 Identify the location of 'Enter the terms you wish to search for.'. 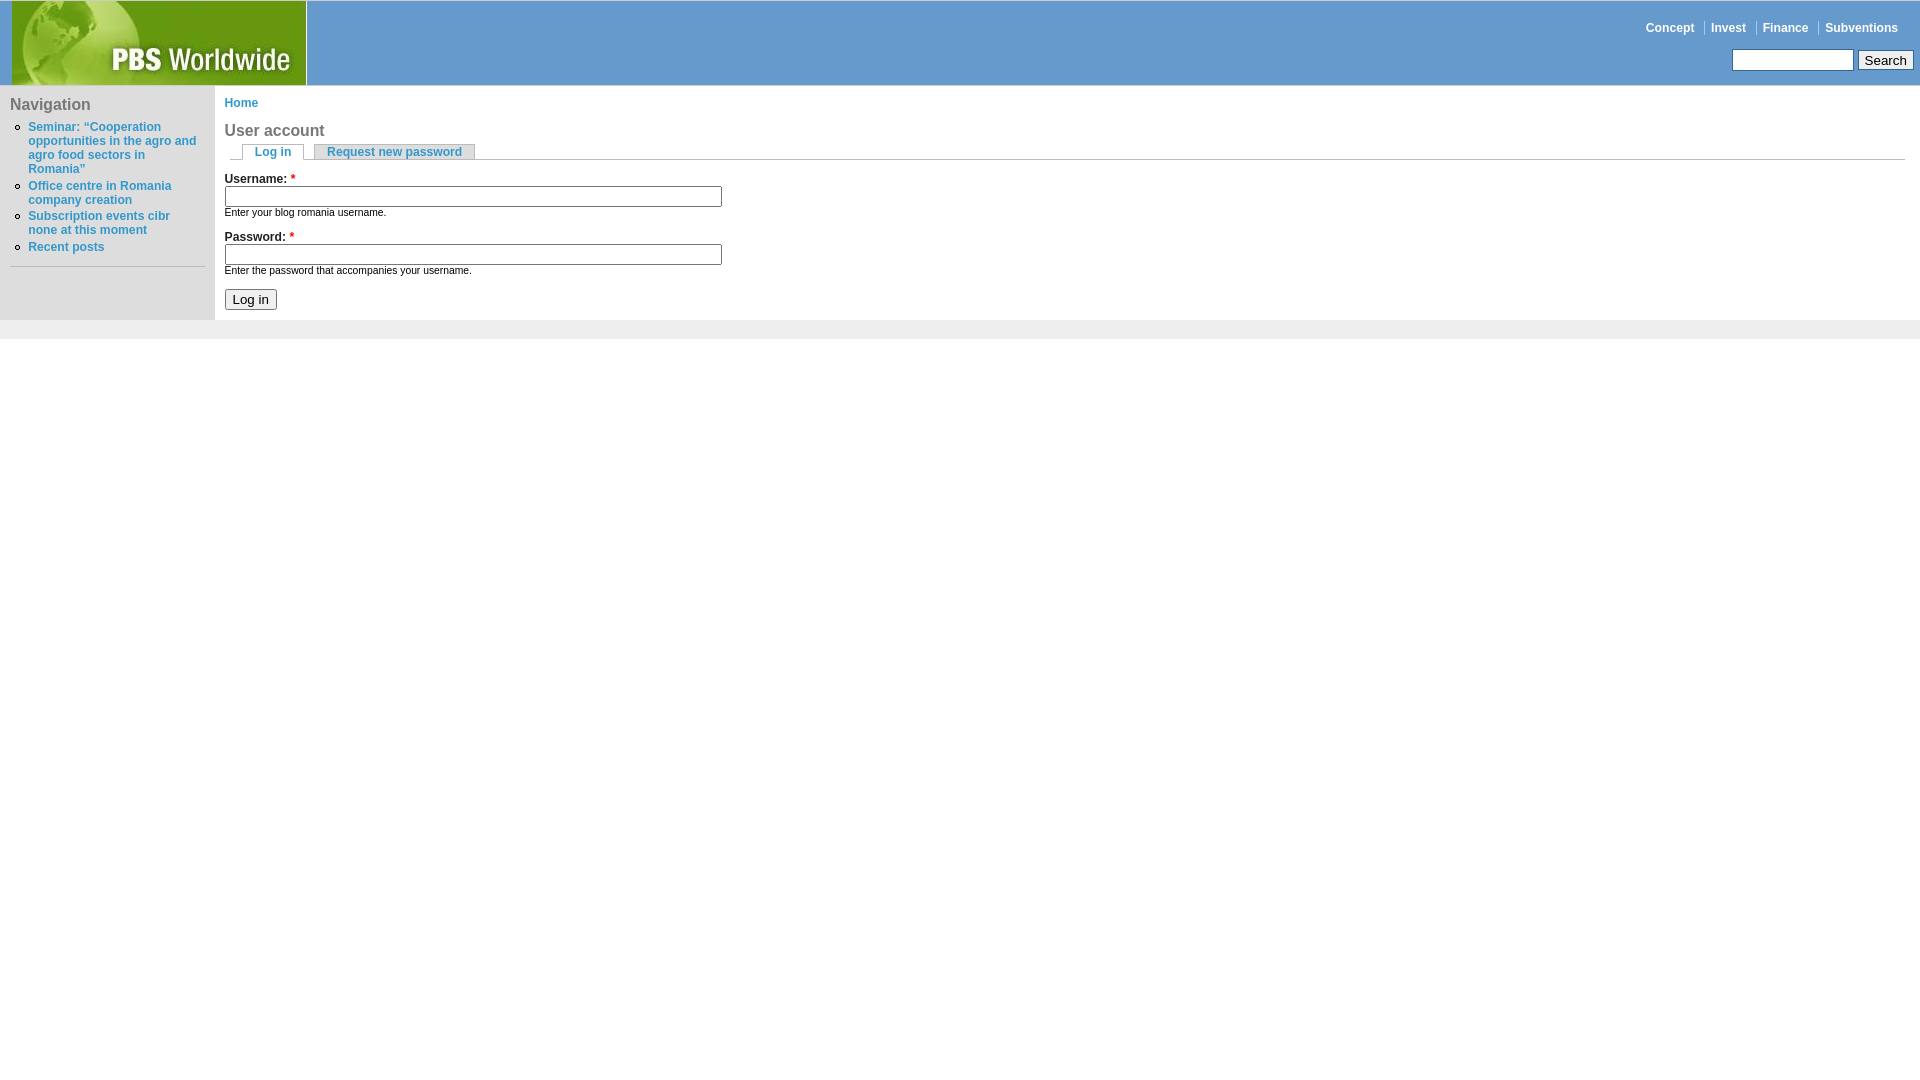
(1793, 59).